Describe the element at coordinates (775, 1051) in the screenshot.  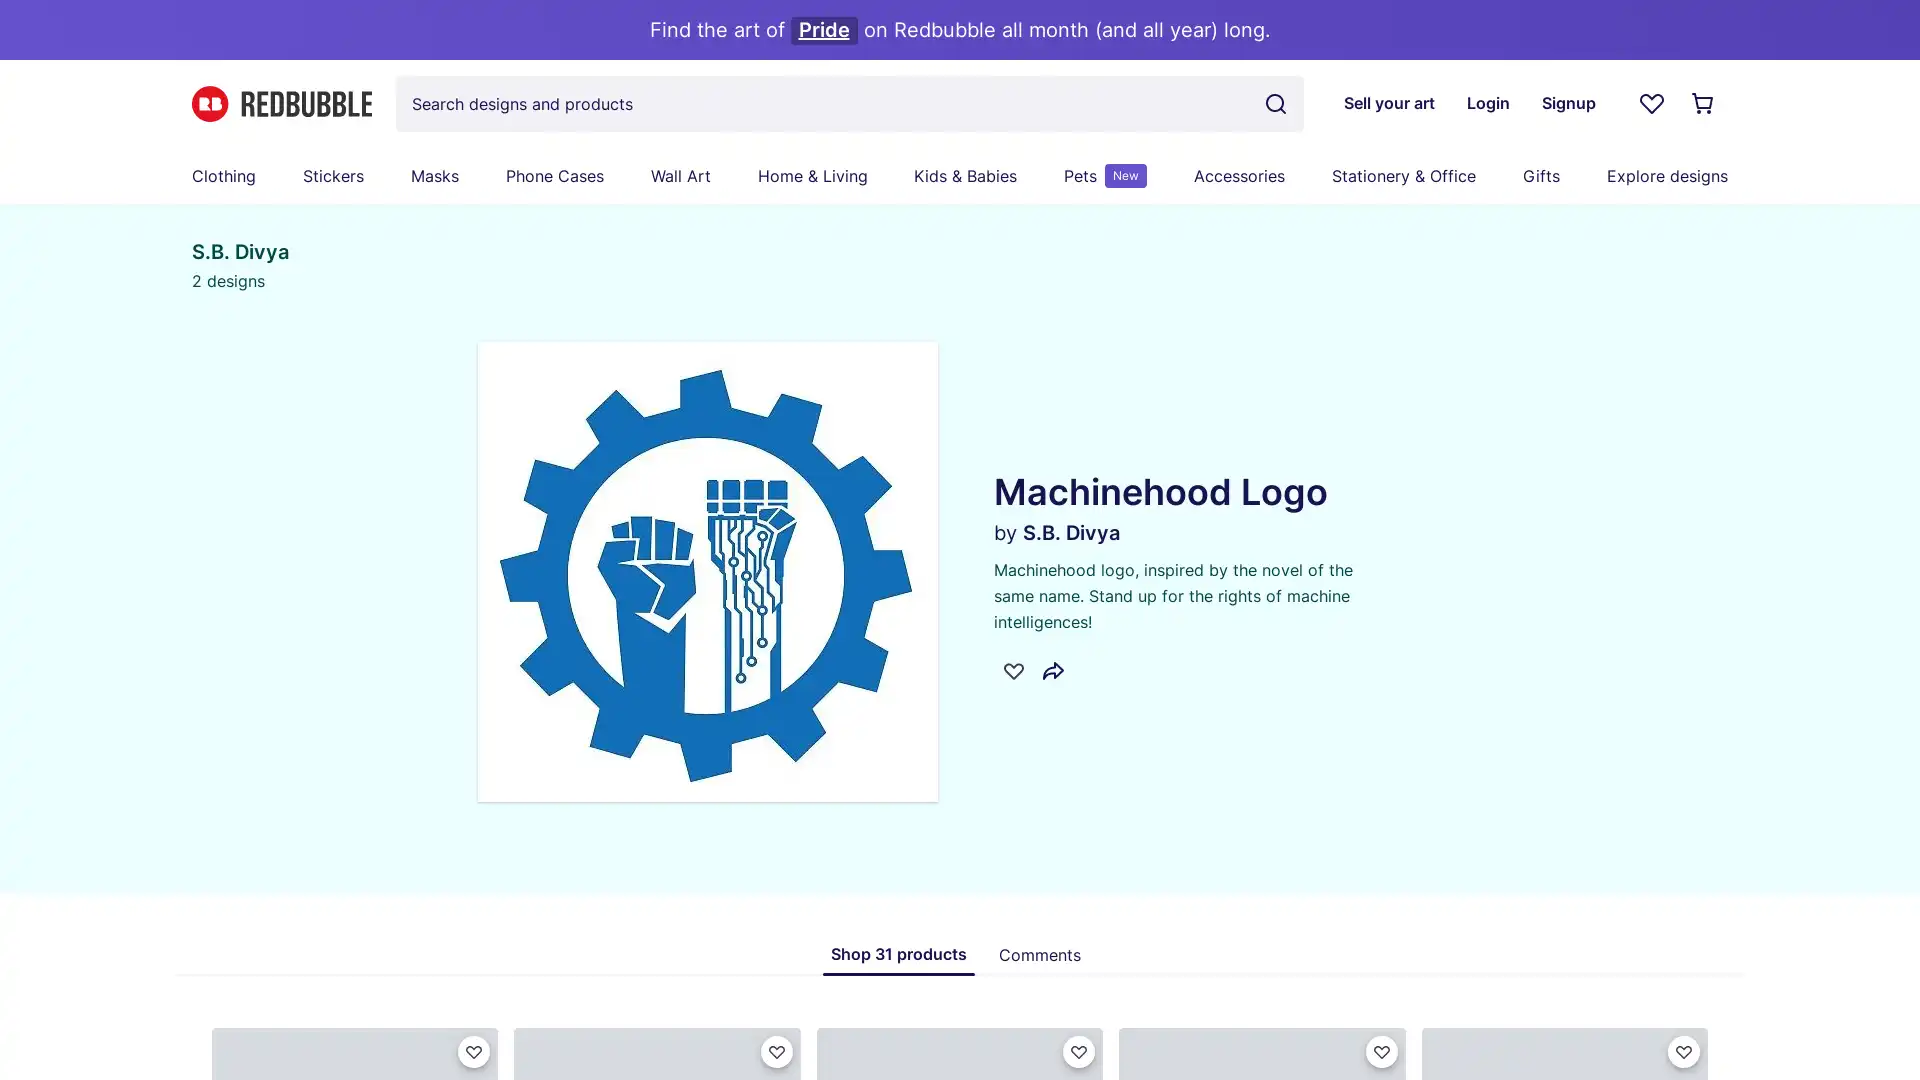
I see `Favorite` at that location.